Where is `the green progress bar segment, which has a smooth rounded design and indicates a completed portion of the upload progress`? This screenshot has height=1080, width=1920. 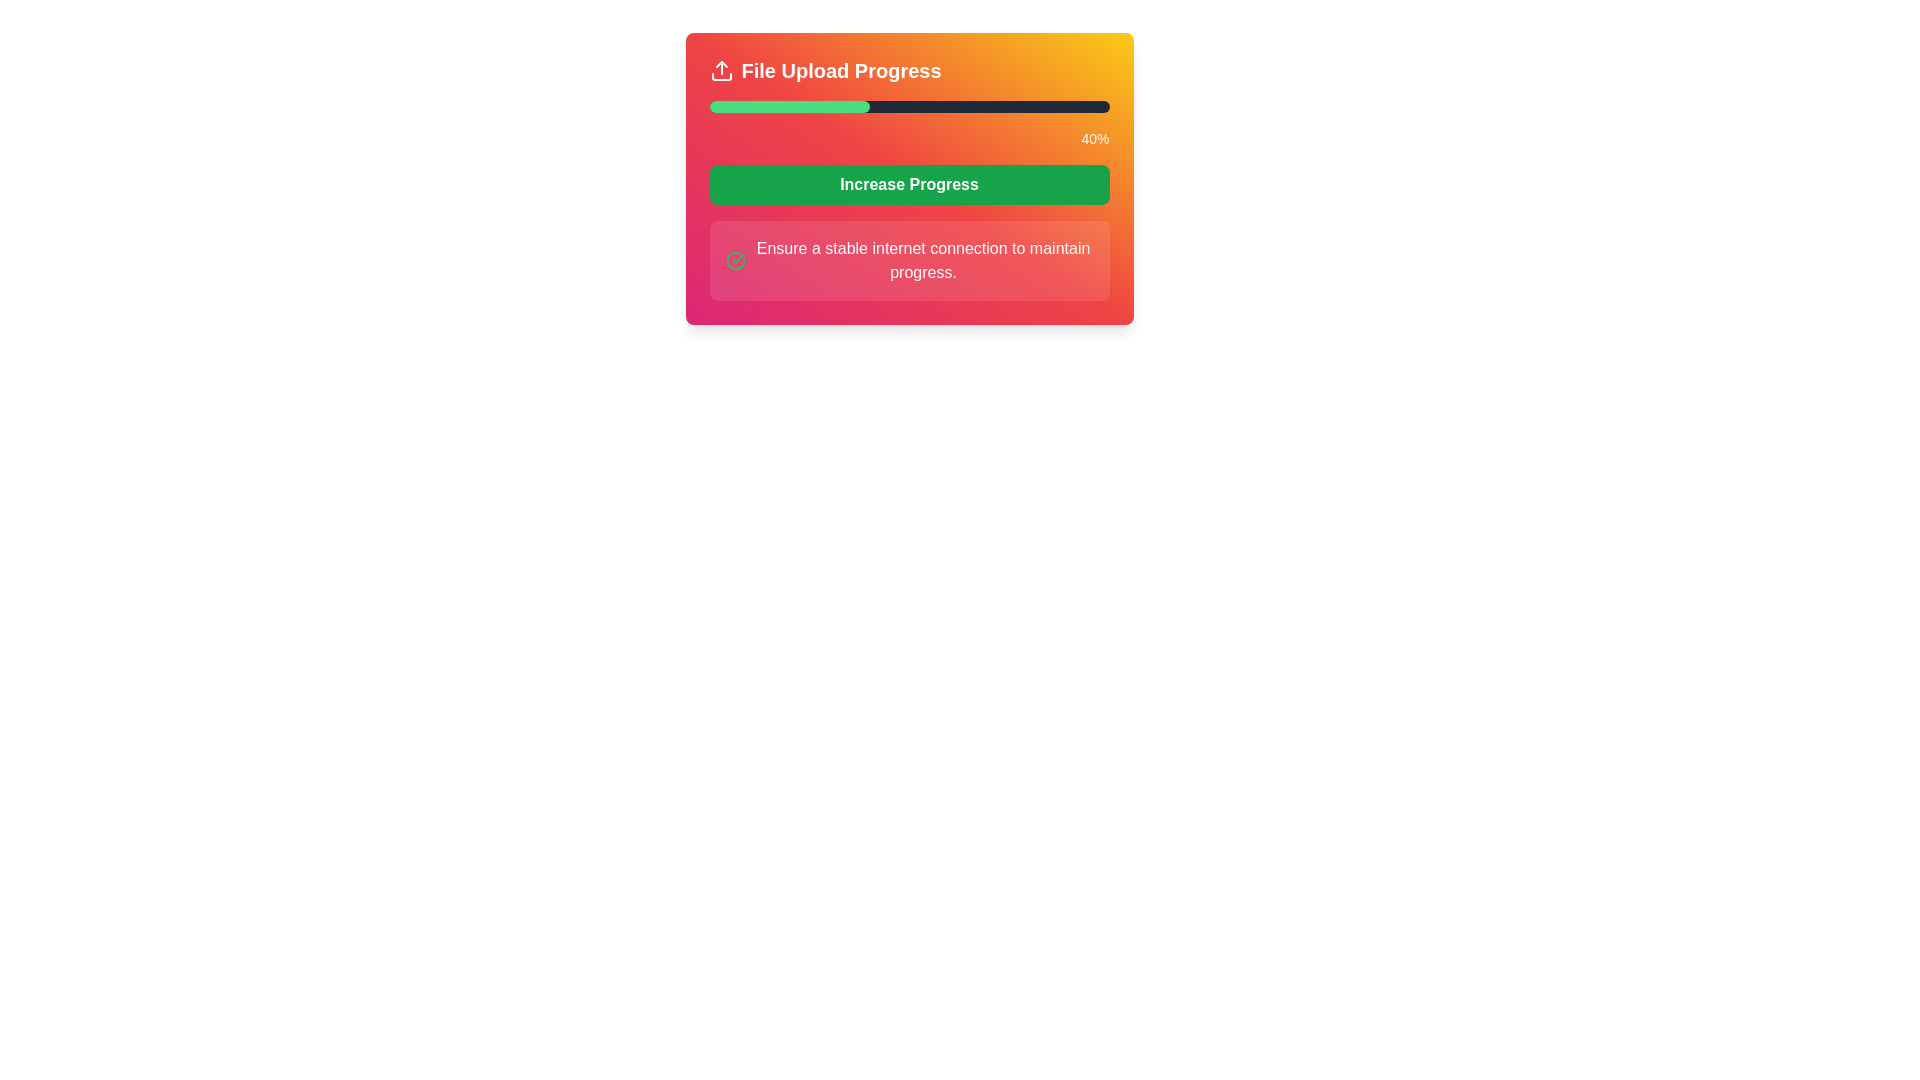 the green progress bar segment, which has a smooth rounded design and indicates a completed portion of the upload progress is located at coordinates (788, 107).